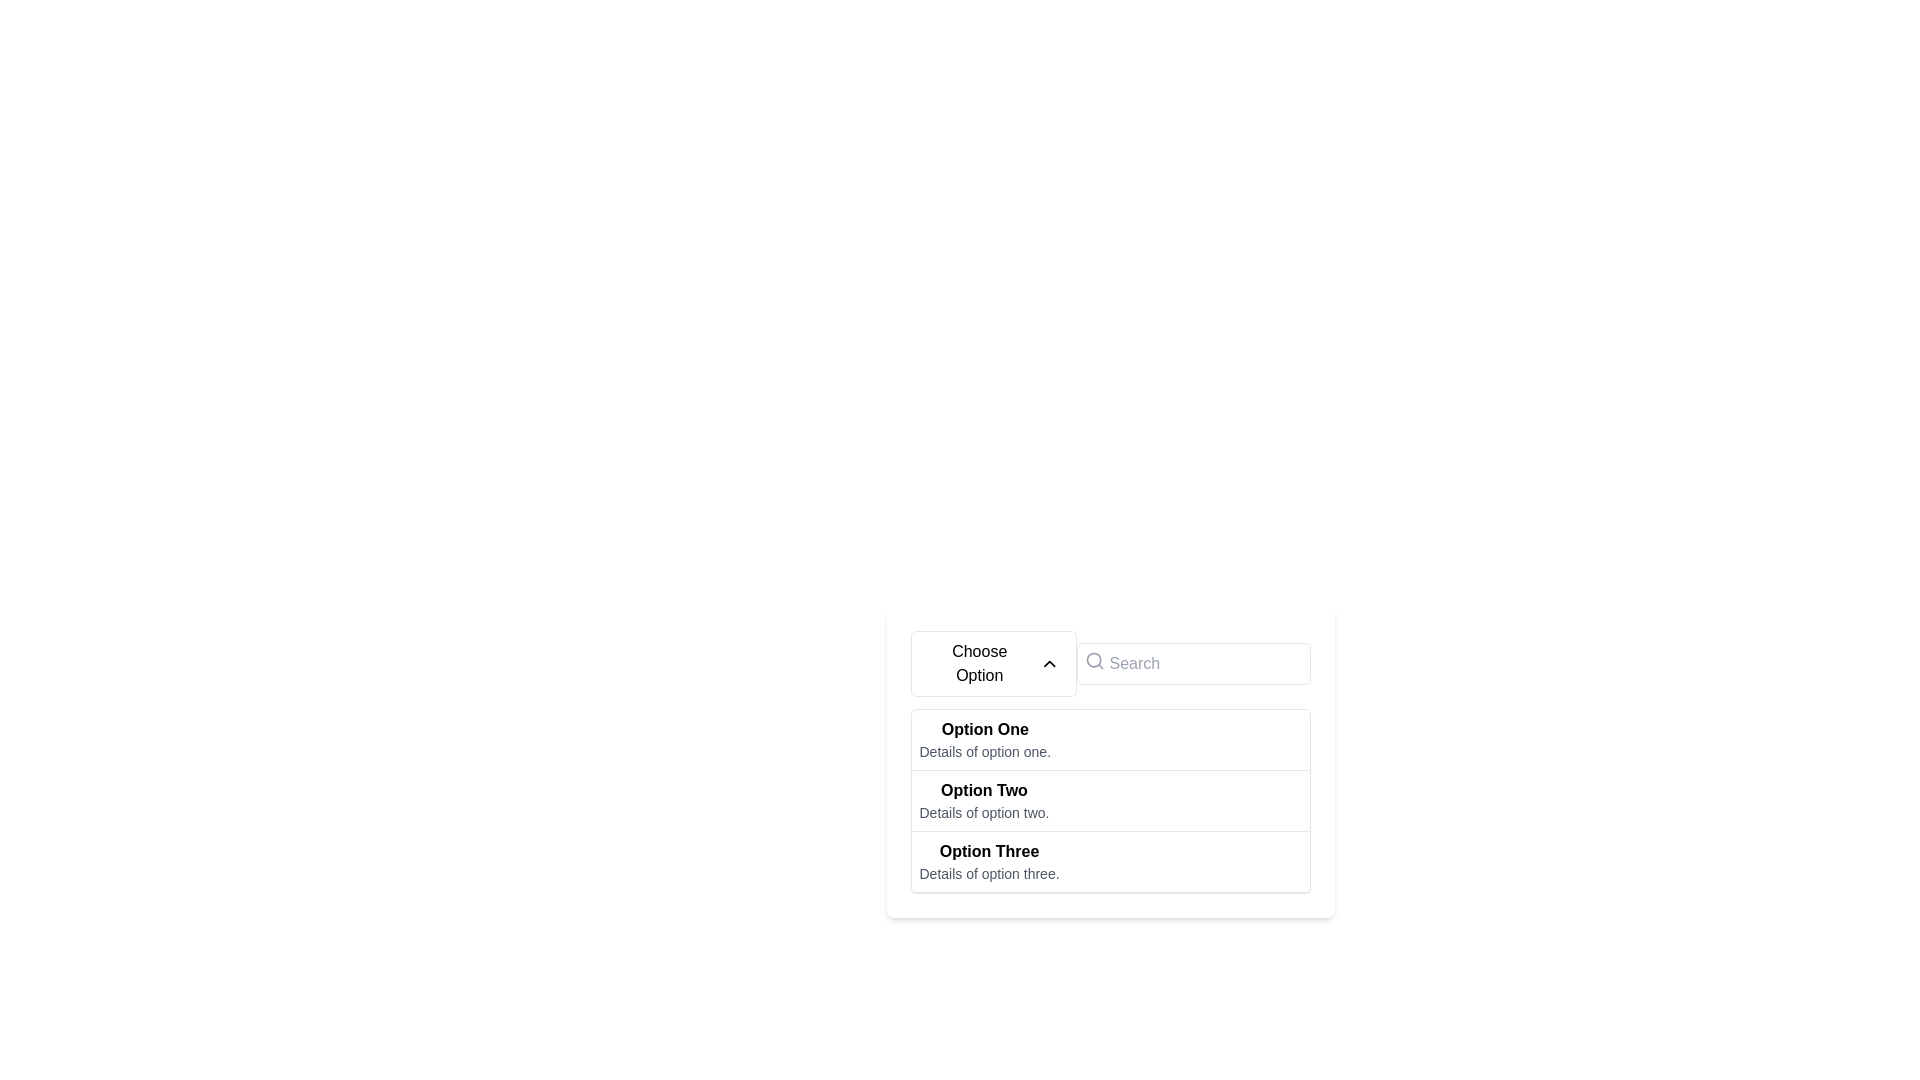  What do you see at coordinates (985, 729) in the screenshot?
I see `text displayed in the first dropdown option labeled as the title or header, which is positioned above 'Details of option one.'` at bounding box center [985, 729].